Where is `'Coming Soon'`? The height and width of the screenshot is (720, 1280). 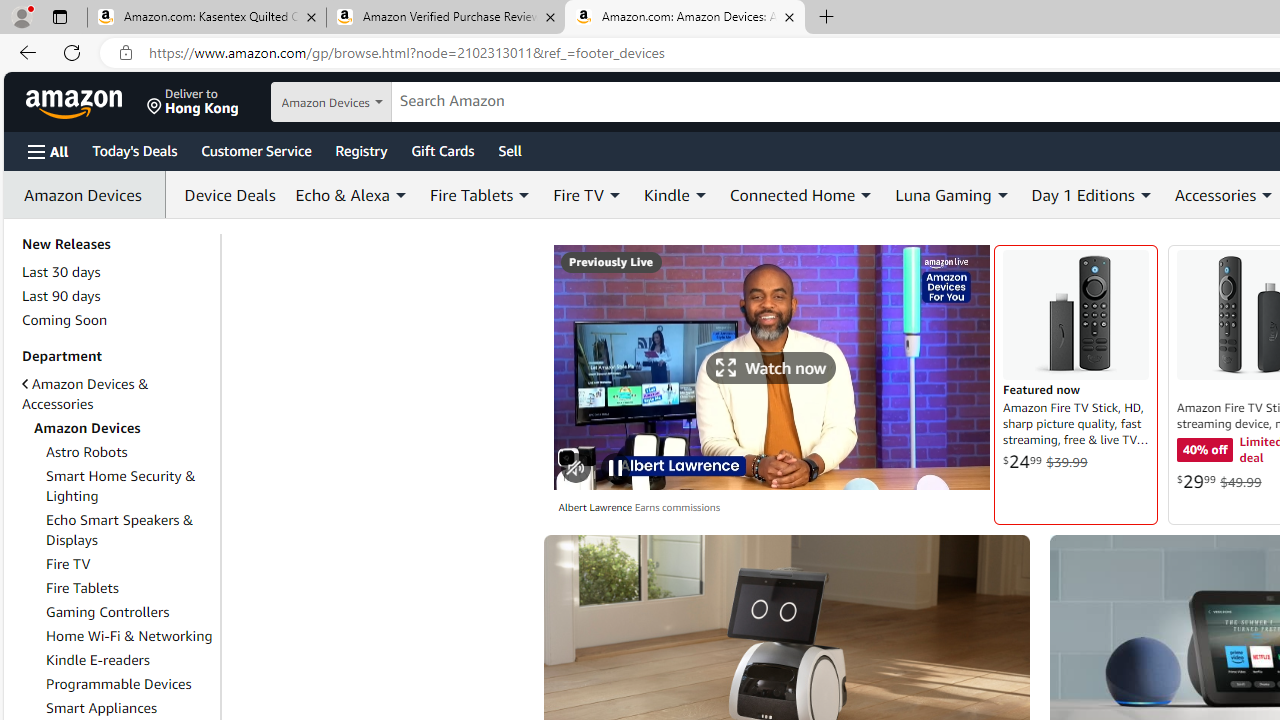 'Coming Soon' is located at coordinates (64, 319).